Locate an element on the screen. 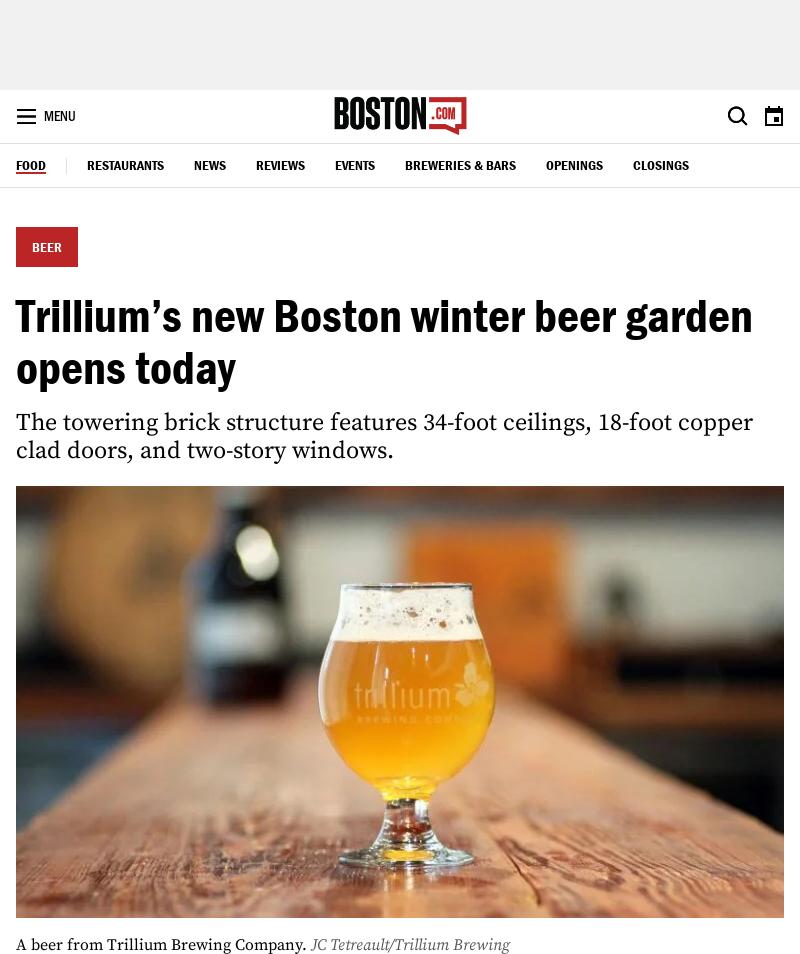  'Events' is located at coordinates (335, 164).